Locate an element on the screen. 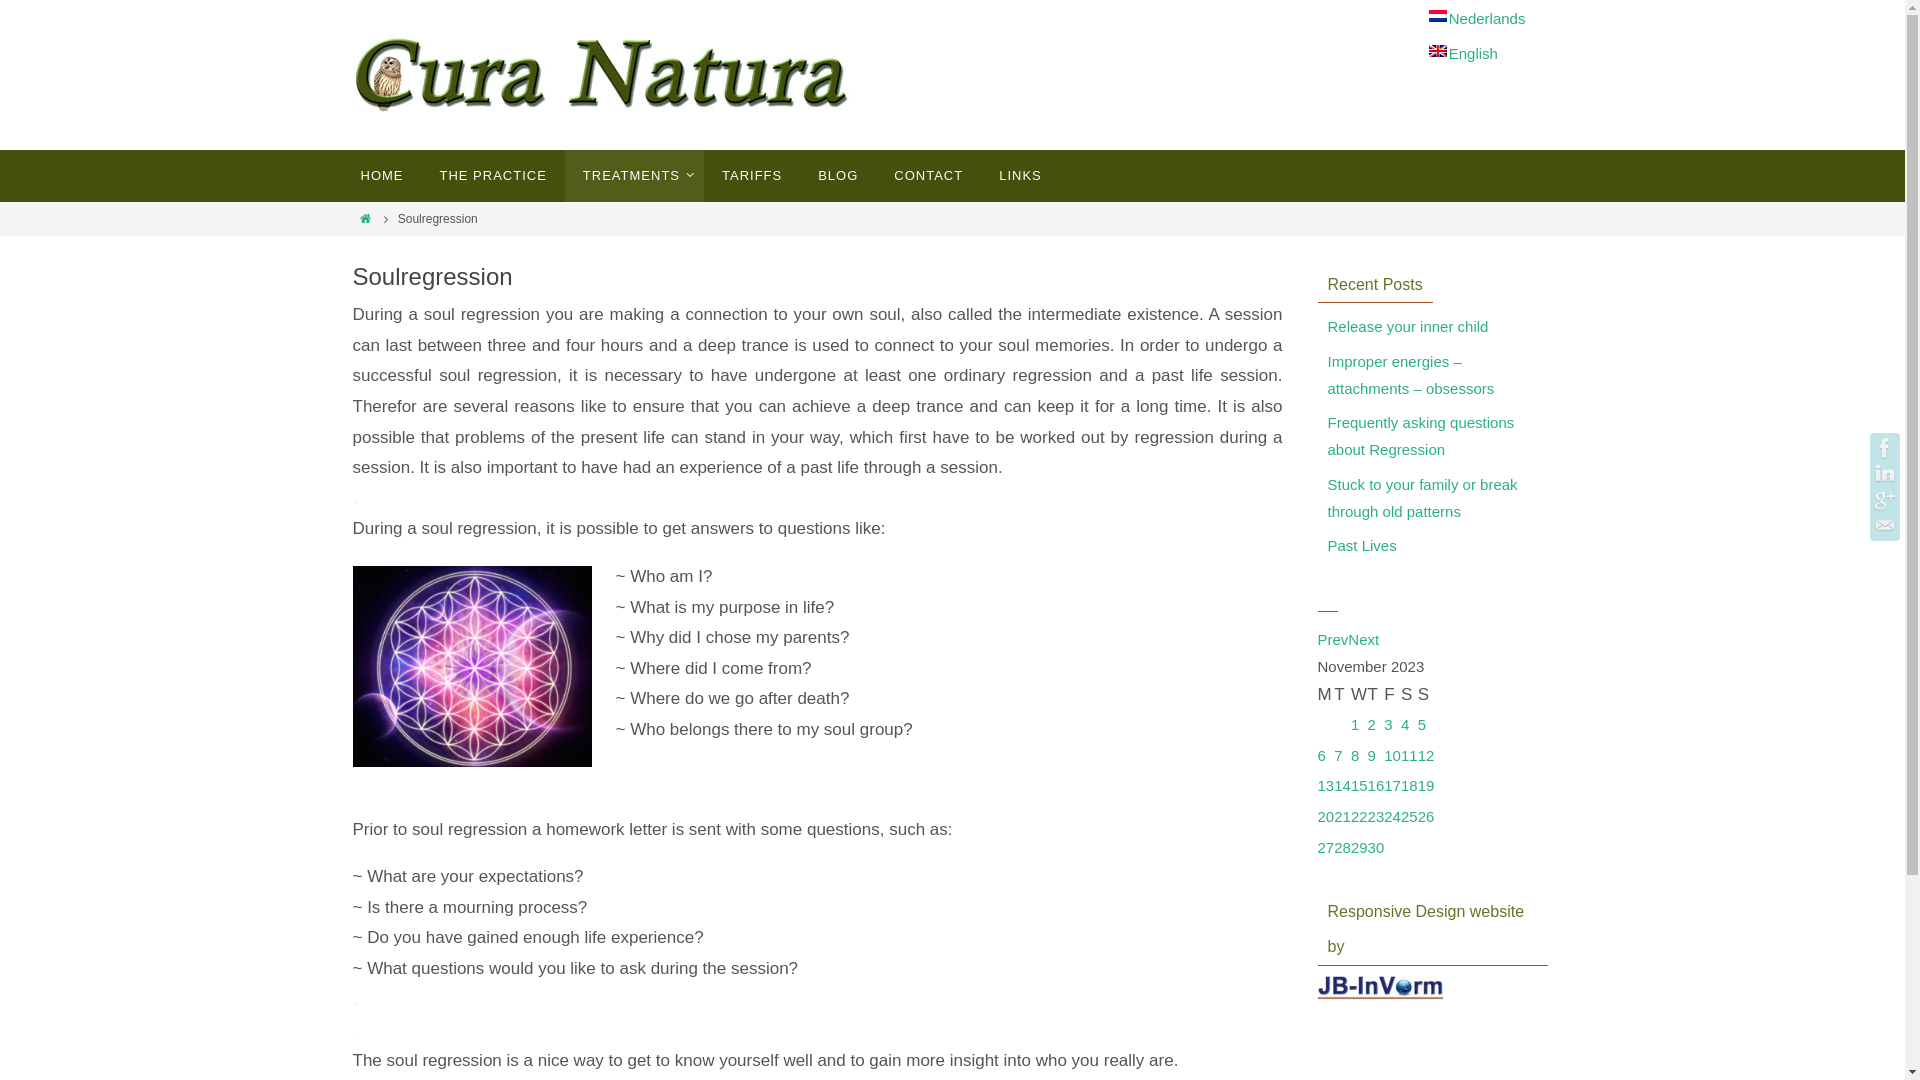 This screenshot has width=1920, height=1080. '23' is located at coordinates (1375, 817).